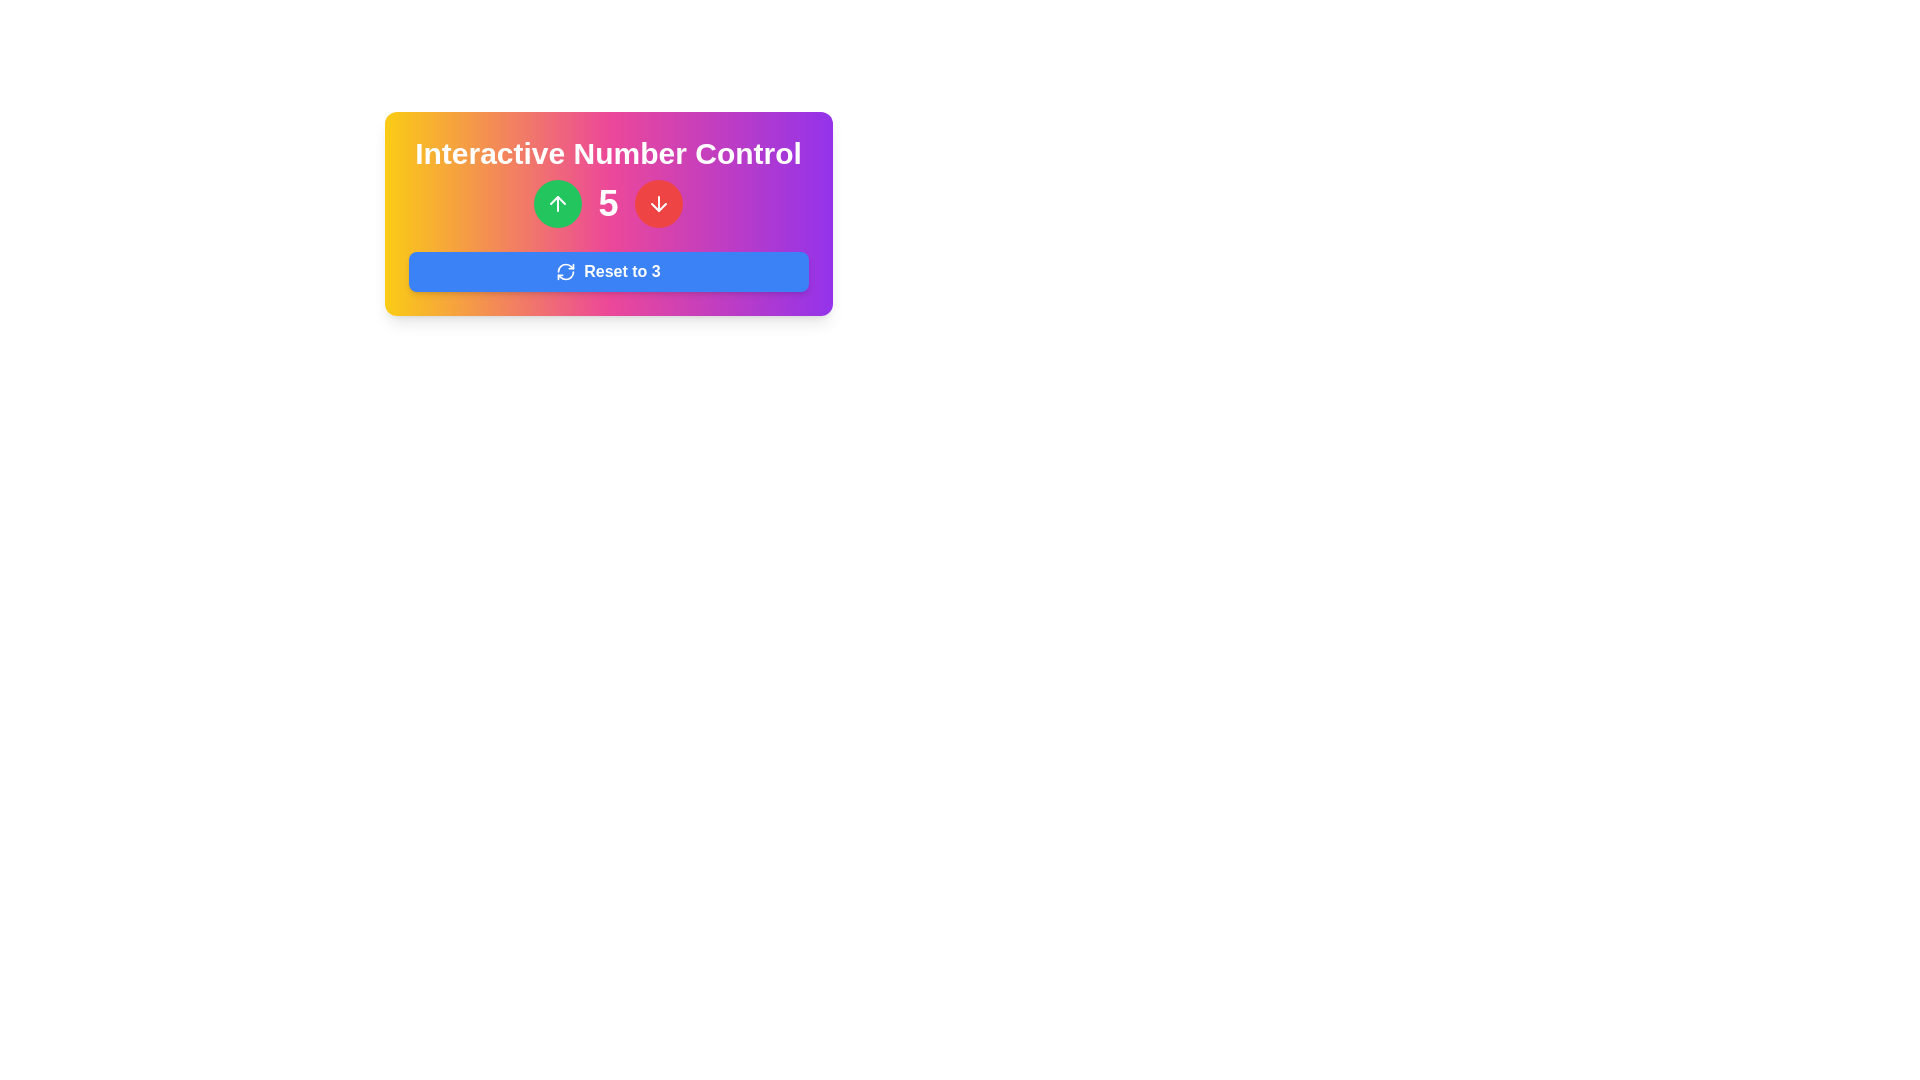  Describe the element at coordinates (558, 204) in the screenshot. I see `the increment button with the arrow icon located next to the numeric display showing '5' in the 'Interactive Number Control' interface` at that location.